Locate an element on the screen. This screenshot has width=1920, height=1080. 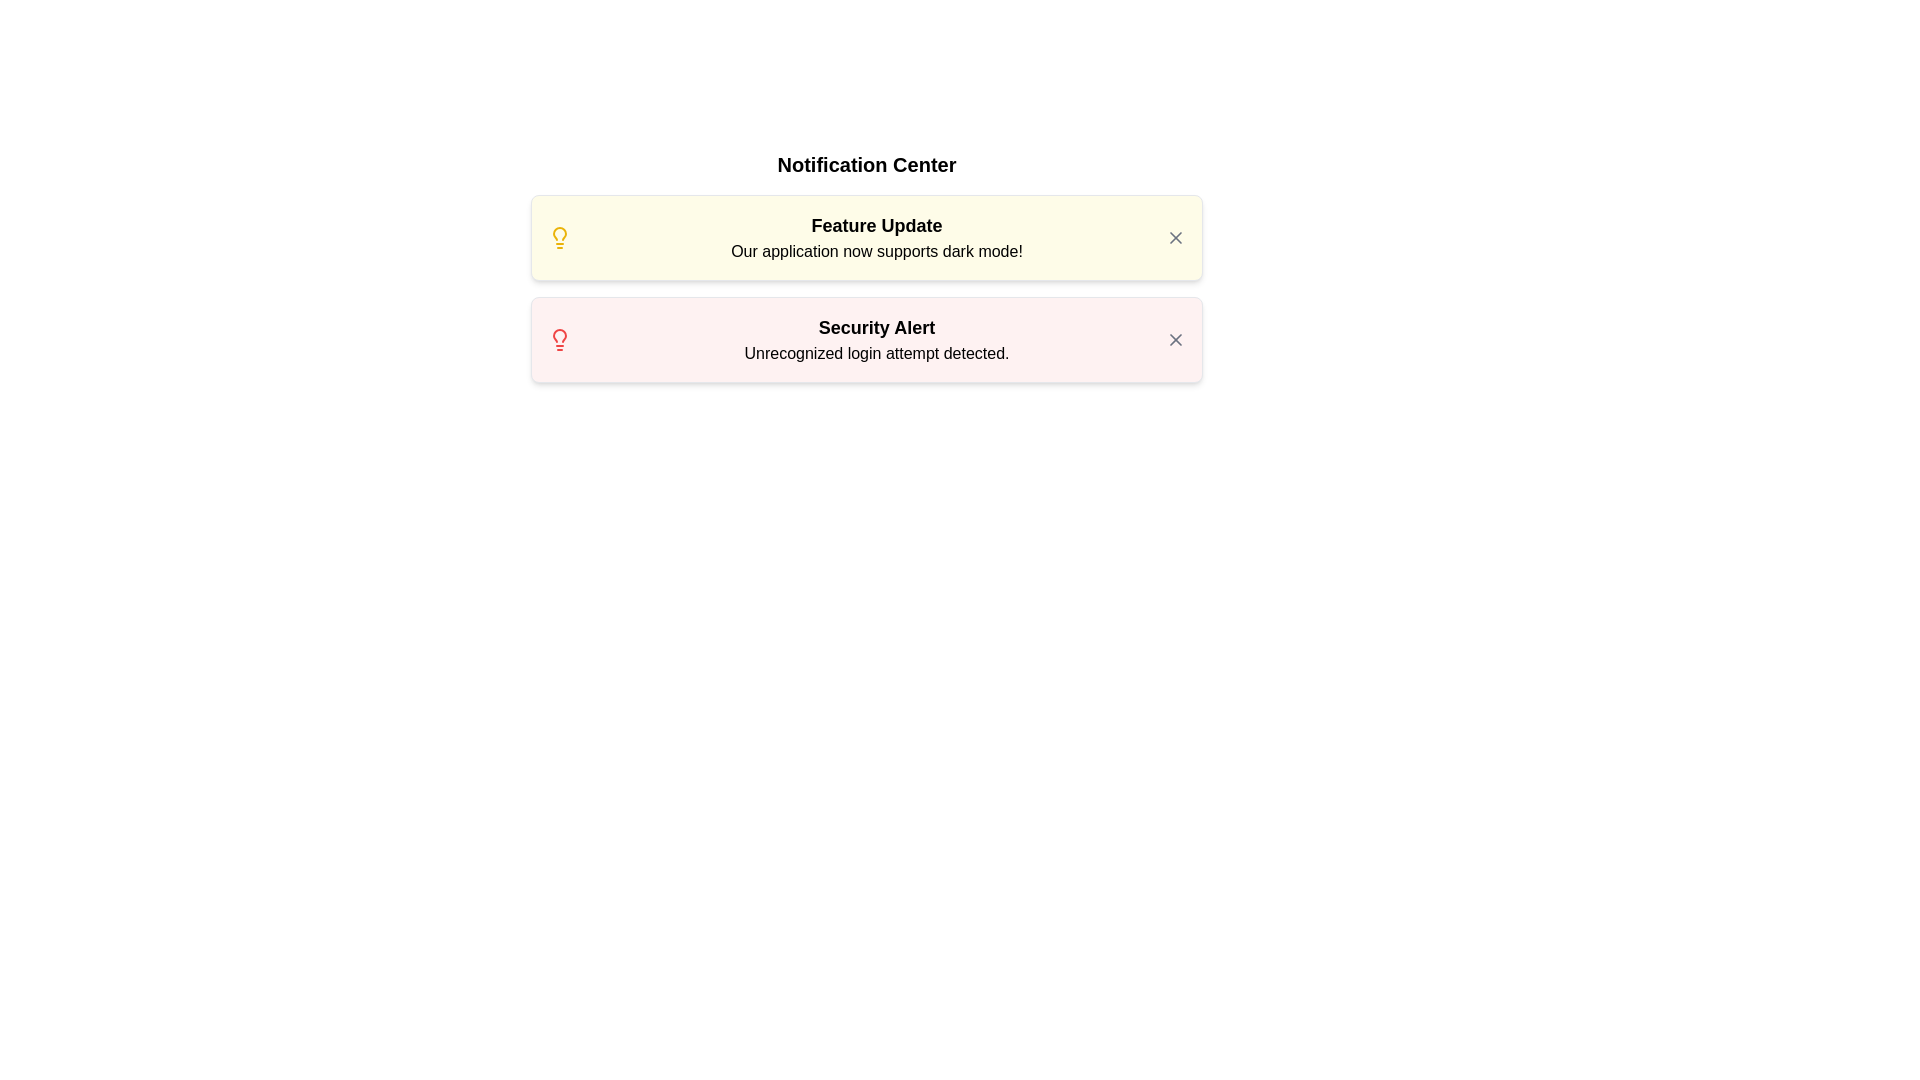
the cross icon located on the right side of the 'Security Alert' notification is located at coordinates (1176, 338).